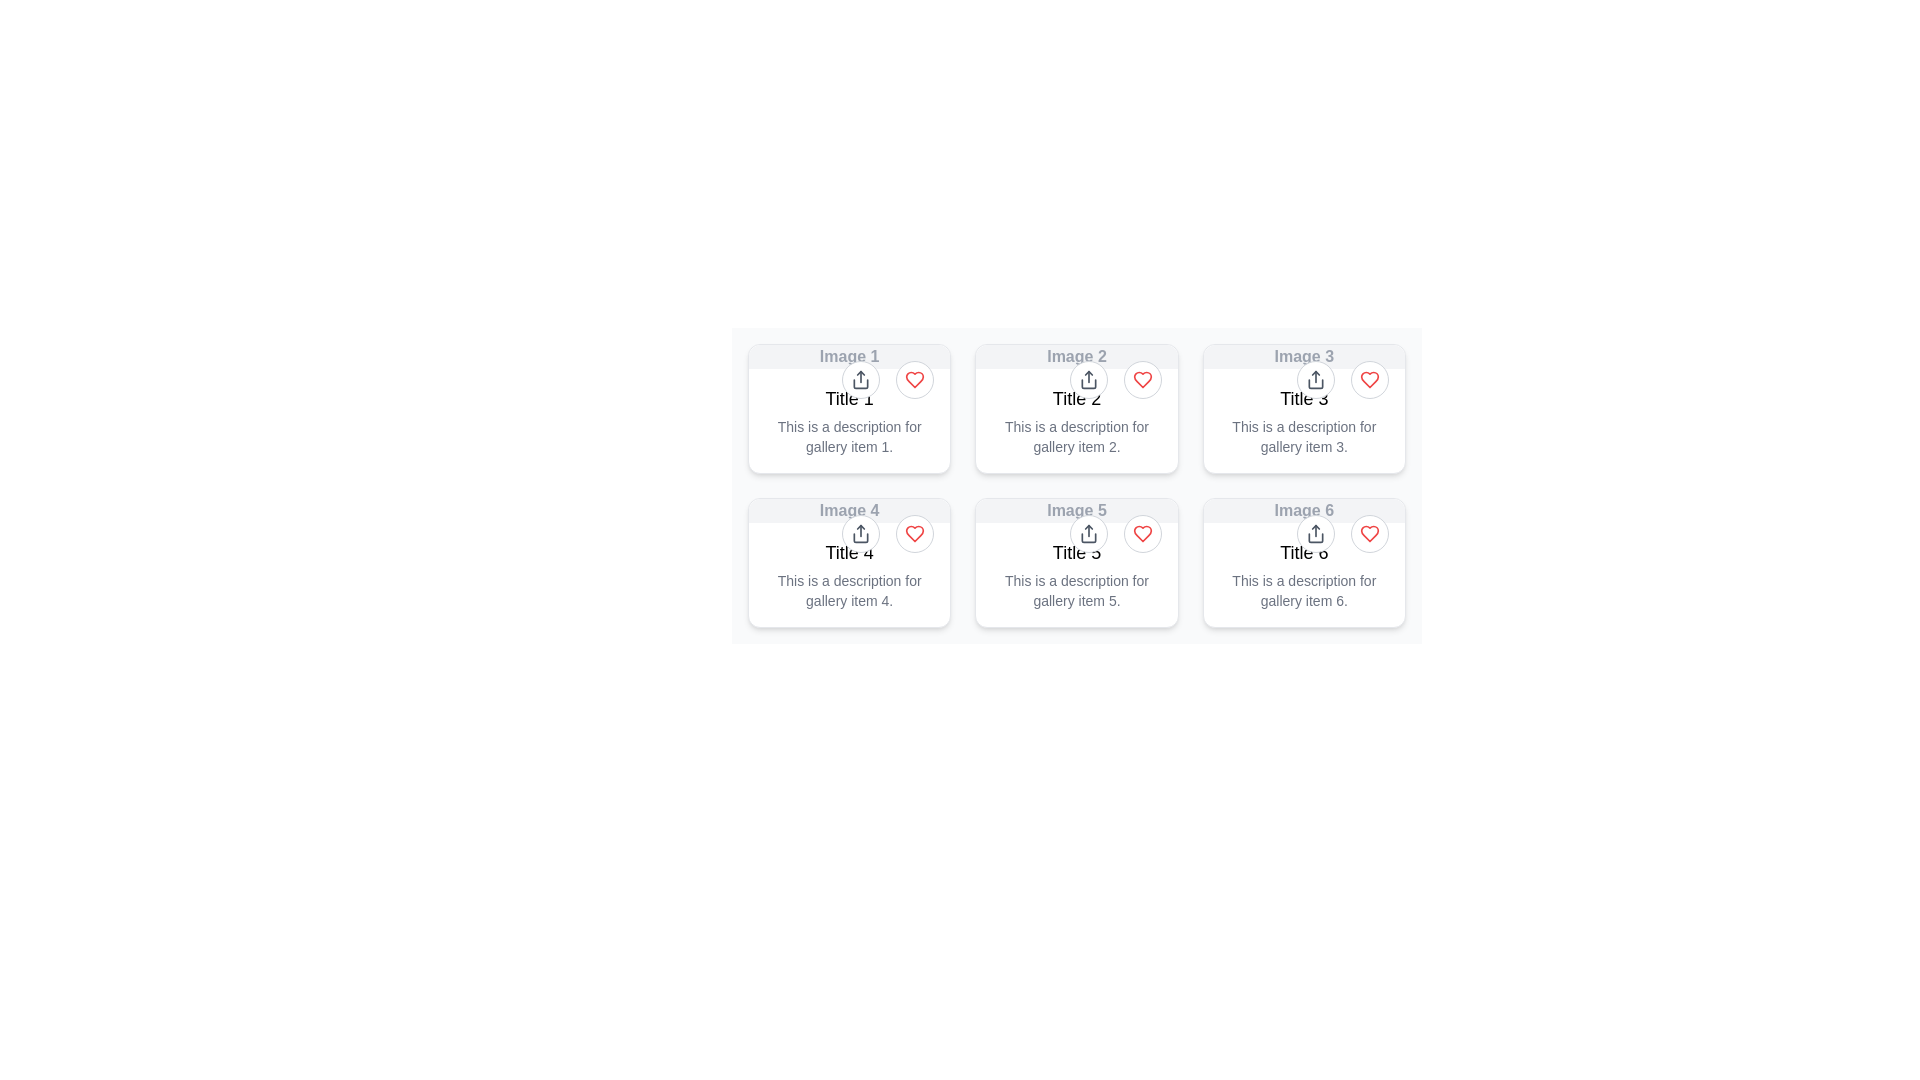  Describe the element at coordinates (1075, 509) in the screenshot. I see `the label at the top-center of the card titled 'Title 5' in the gallery` at that location.